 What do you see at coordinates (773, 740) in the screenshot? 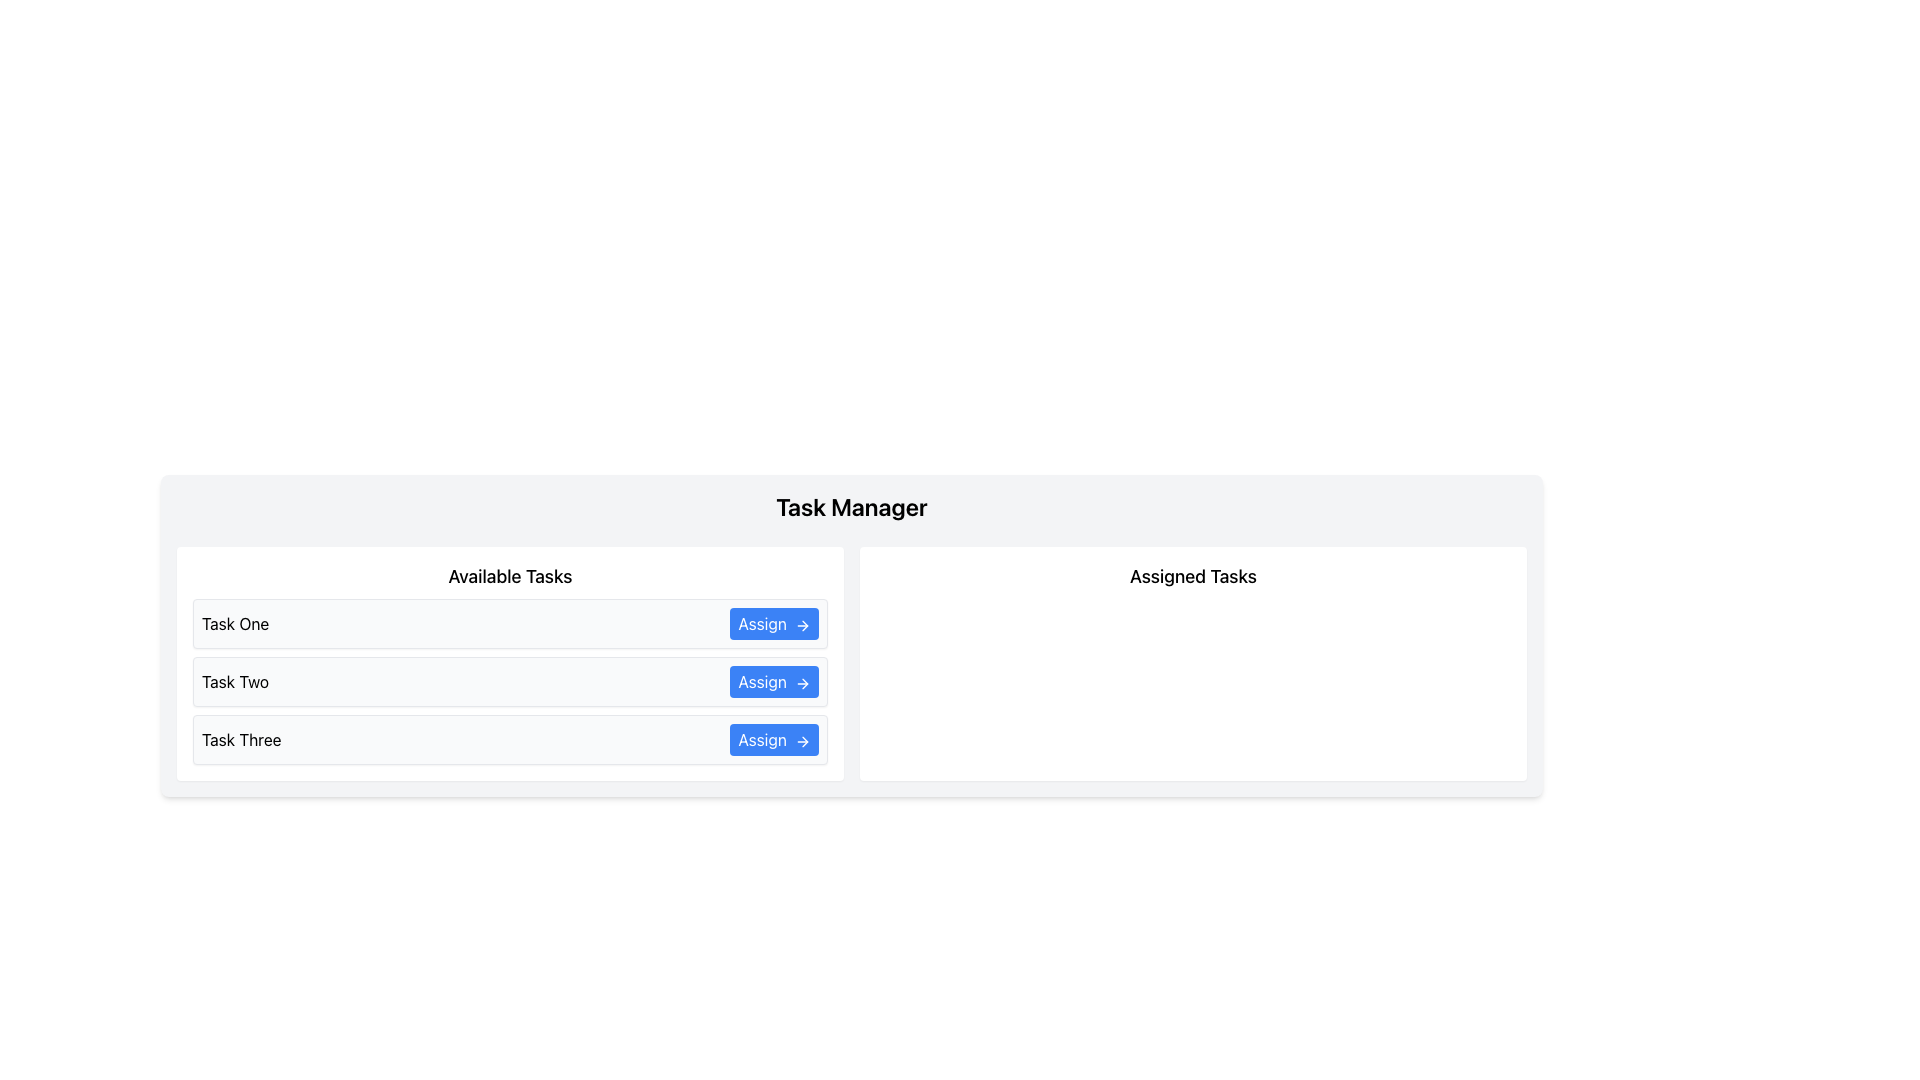
I see `the 'Task Three' assign button located in the lower right of the task management section` at bounding box center [773, 740].